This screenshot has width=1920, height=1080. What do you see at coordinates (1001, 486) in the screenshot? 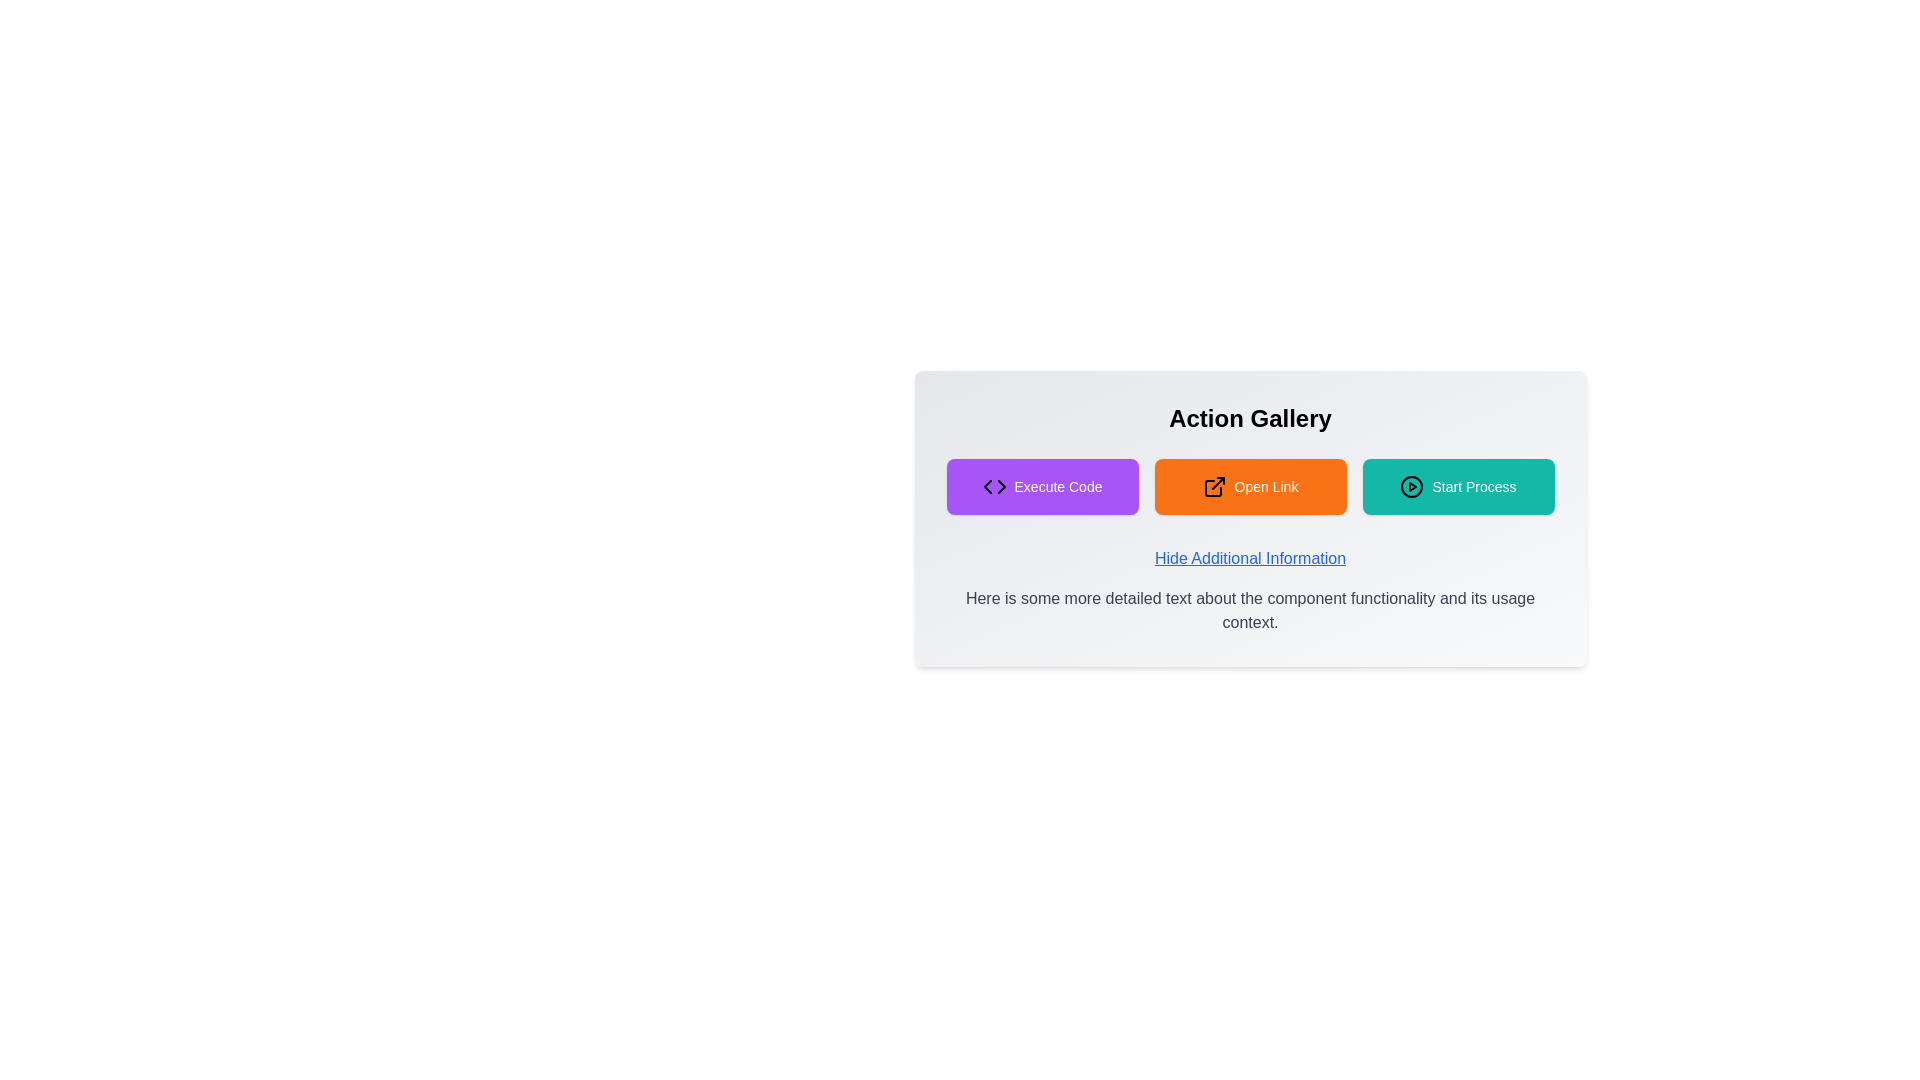
I see `second triangular pointer element, which is part of a larger graphical icon and positioned near the center, for debugging purposes` at bounding box center [1001, 486].